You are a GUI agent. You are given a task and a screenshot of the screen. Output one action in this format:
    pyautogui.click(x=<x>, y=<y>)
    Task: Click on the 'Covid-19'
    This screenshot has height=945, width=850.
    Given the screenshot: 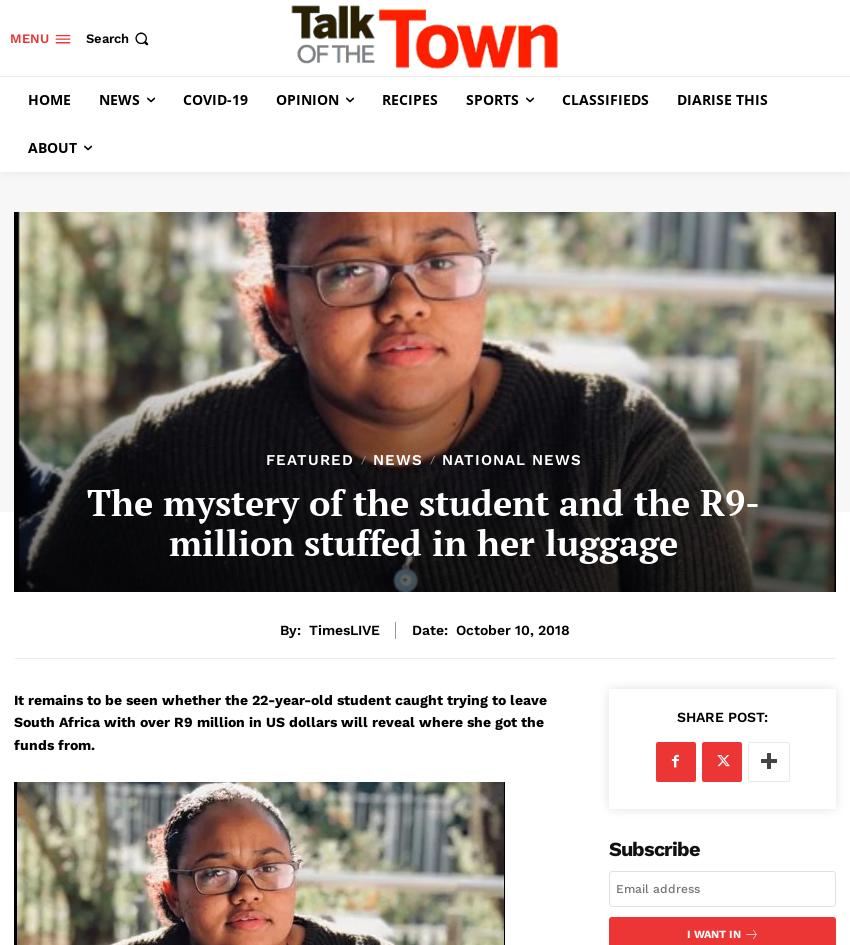 What is the action you would take?
    pyautogui.click(x=215, y=98)
    